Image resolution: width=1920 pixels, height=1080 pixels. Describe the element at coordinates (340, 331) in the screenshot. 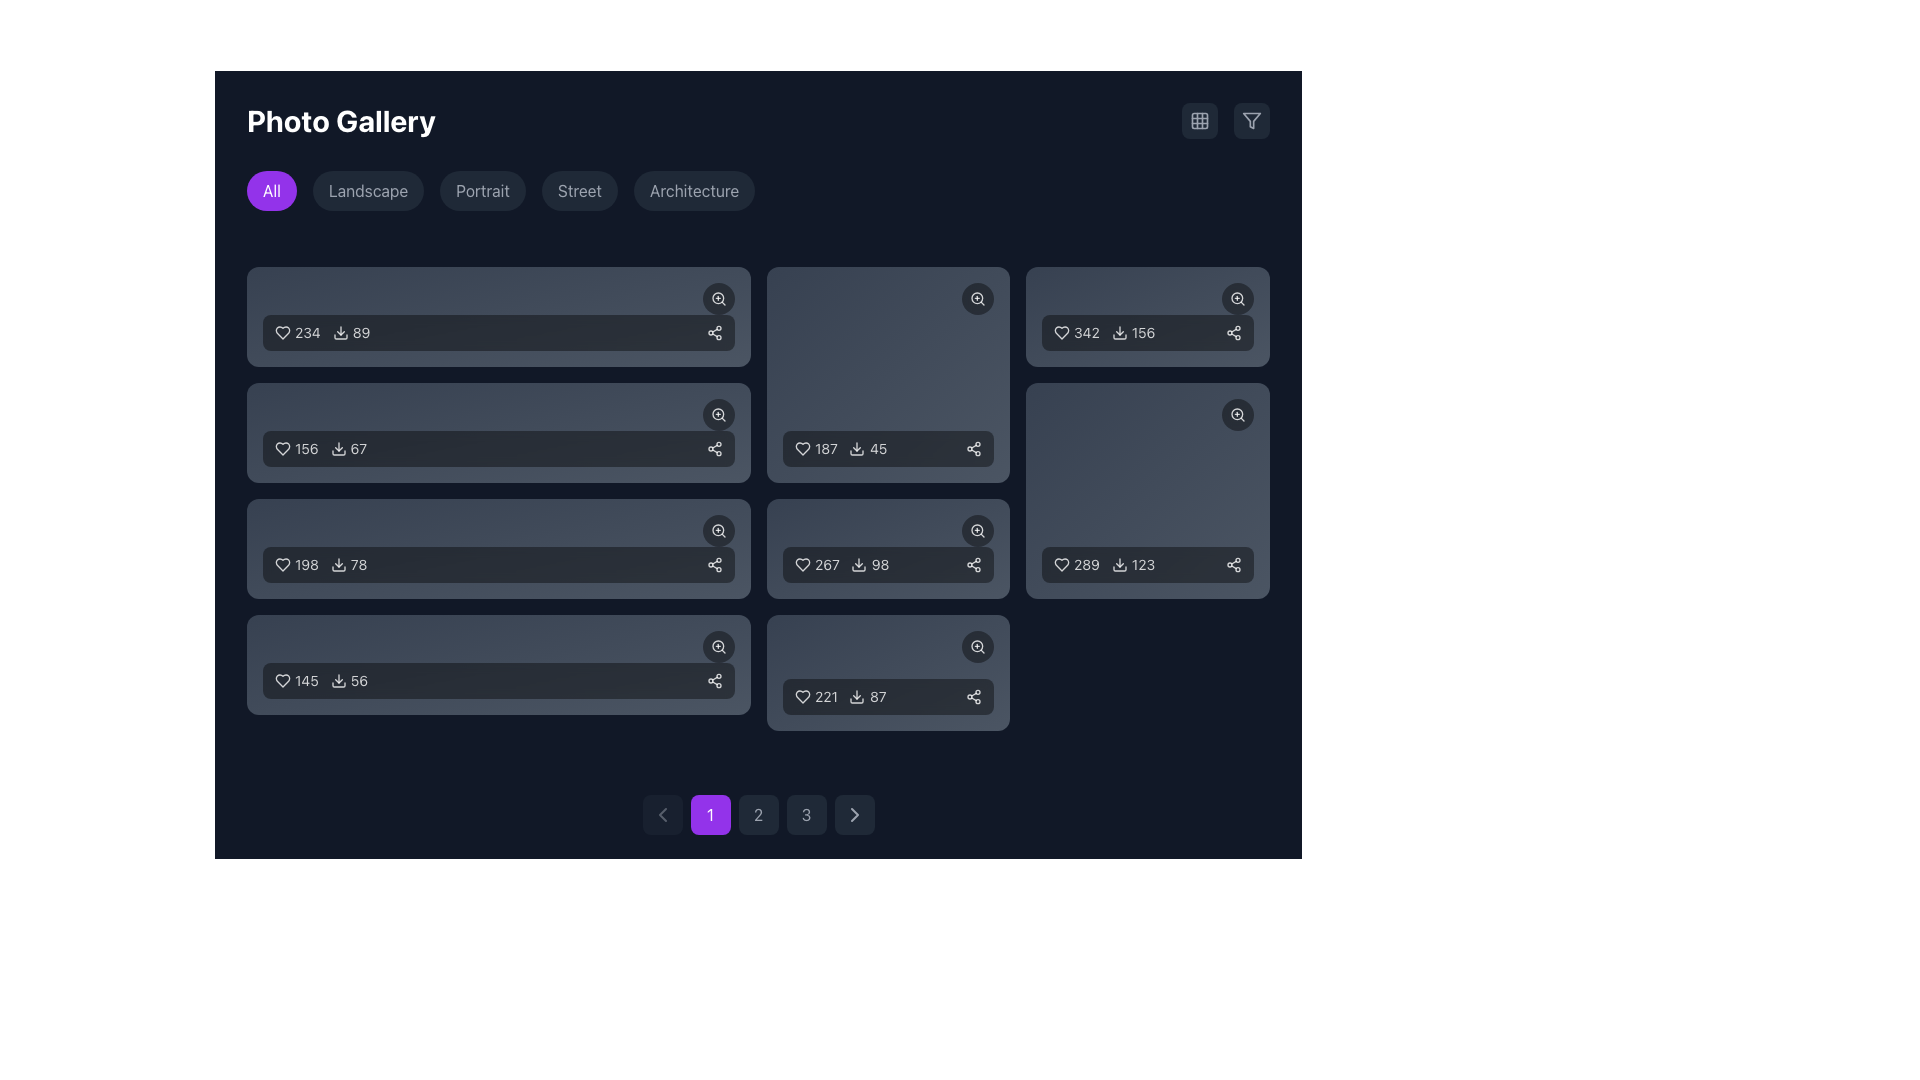

I see `the download icon representing the download action for the gallery item` at that location.